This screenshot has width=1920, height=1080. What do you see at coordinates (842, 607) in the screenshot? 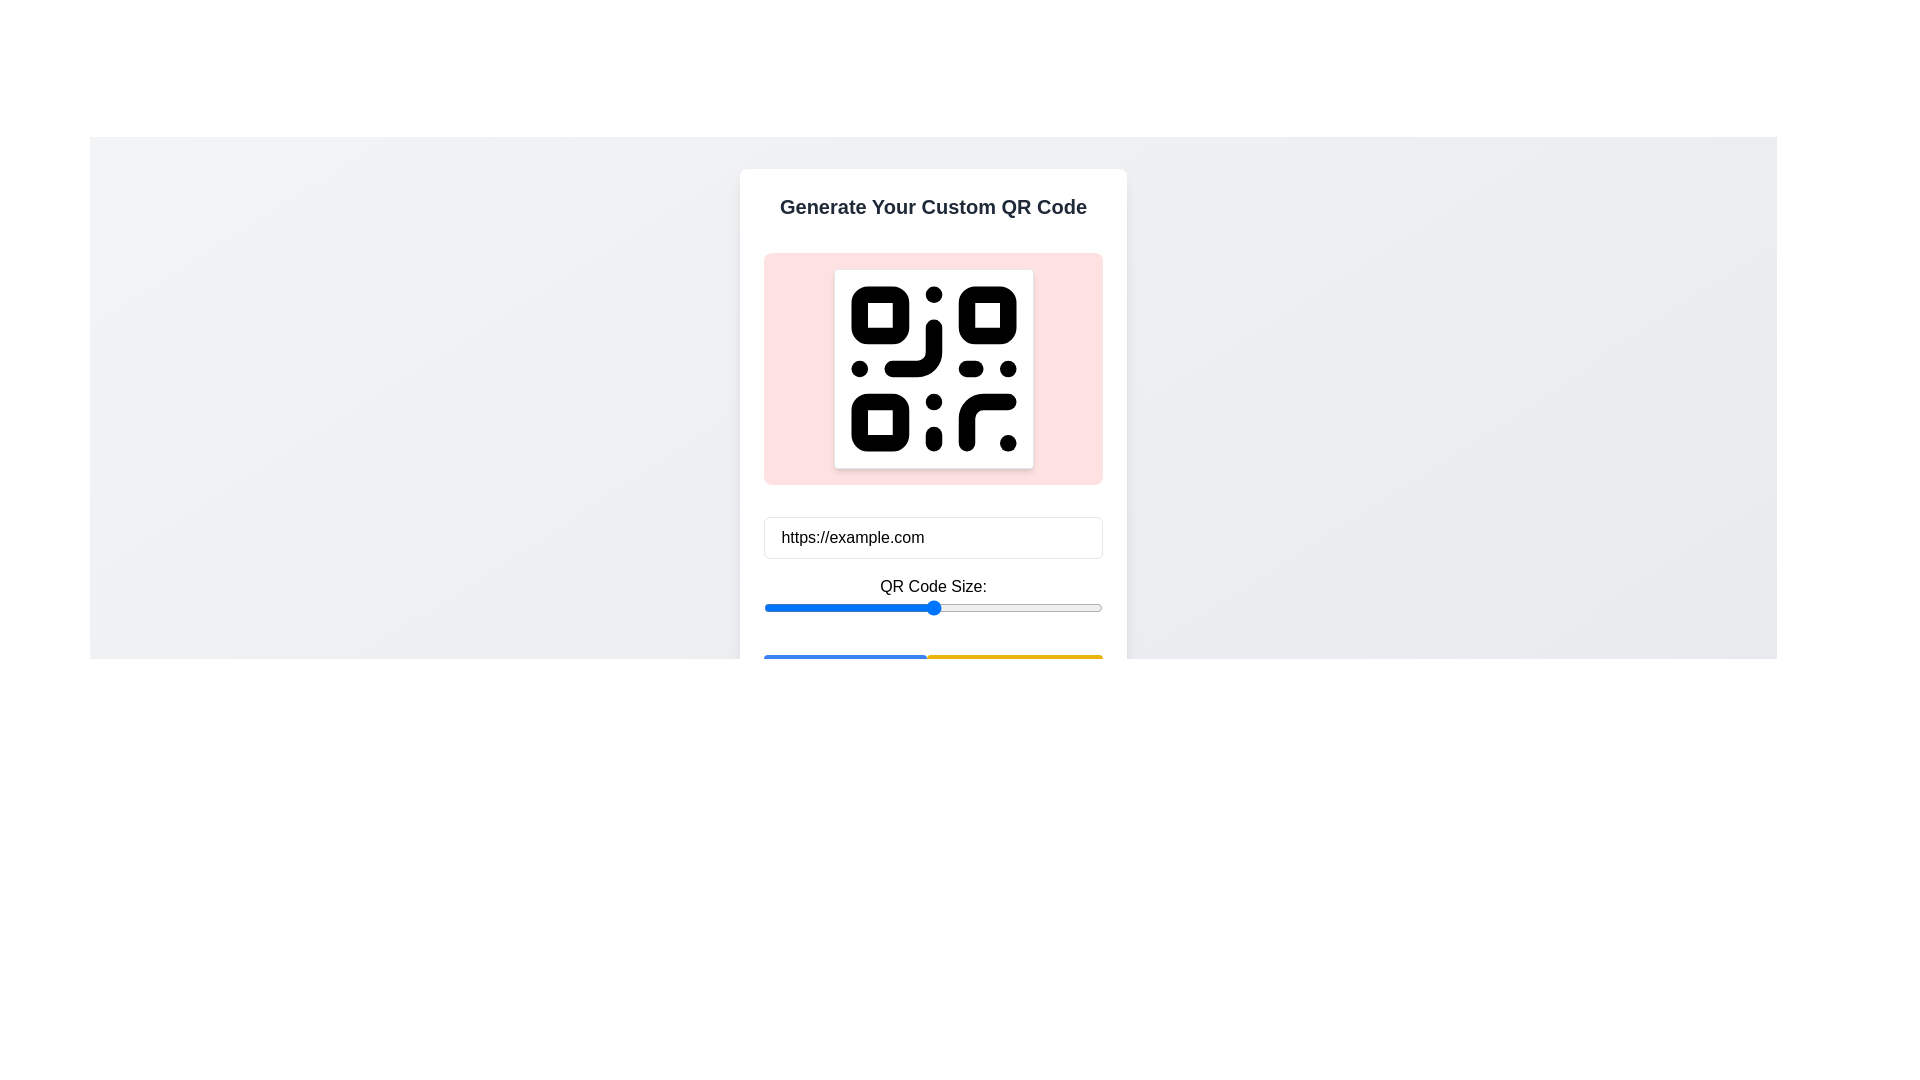
I see `QR code size` at bounding box center [842, 607].